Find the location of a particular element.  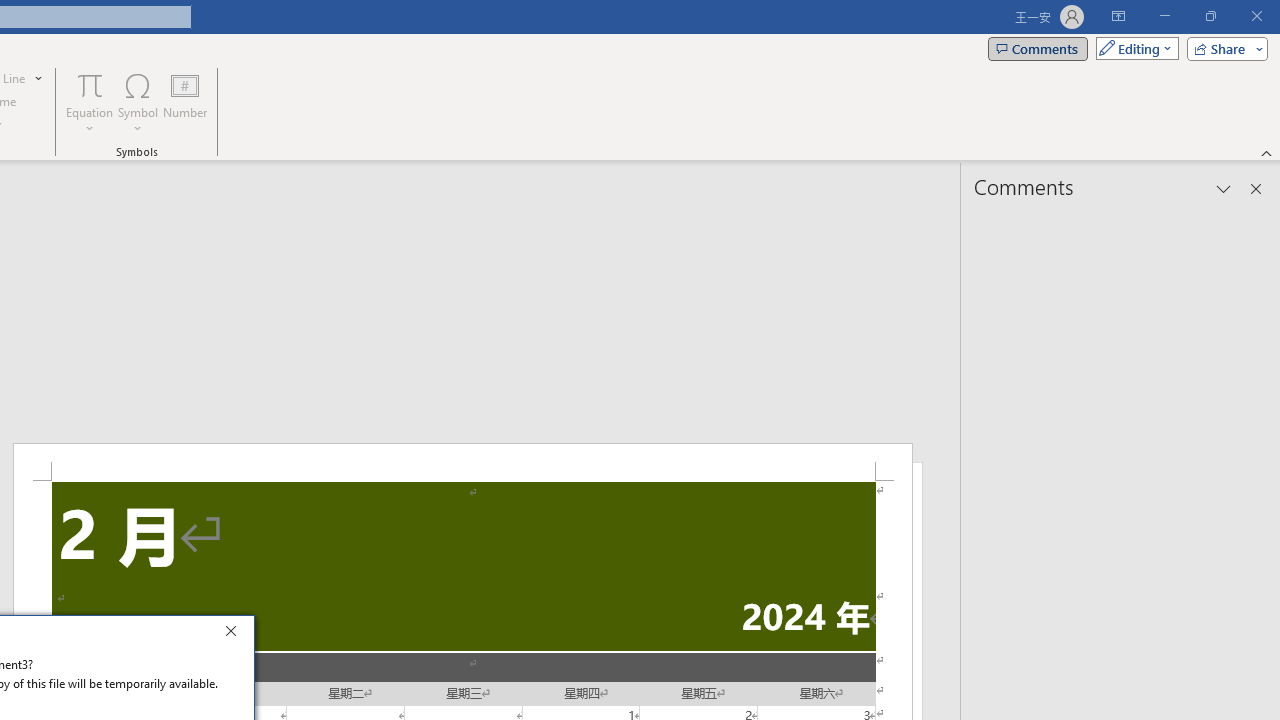

'Equation' is located at coordinates (89, 84).